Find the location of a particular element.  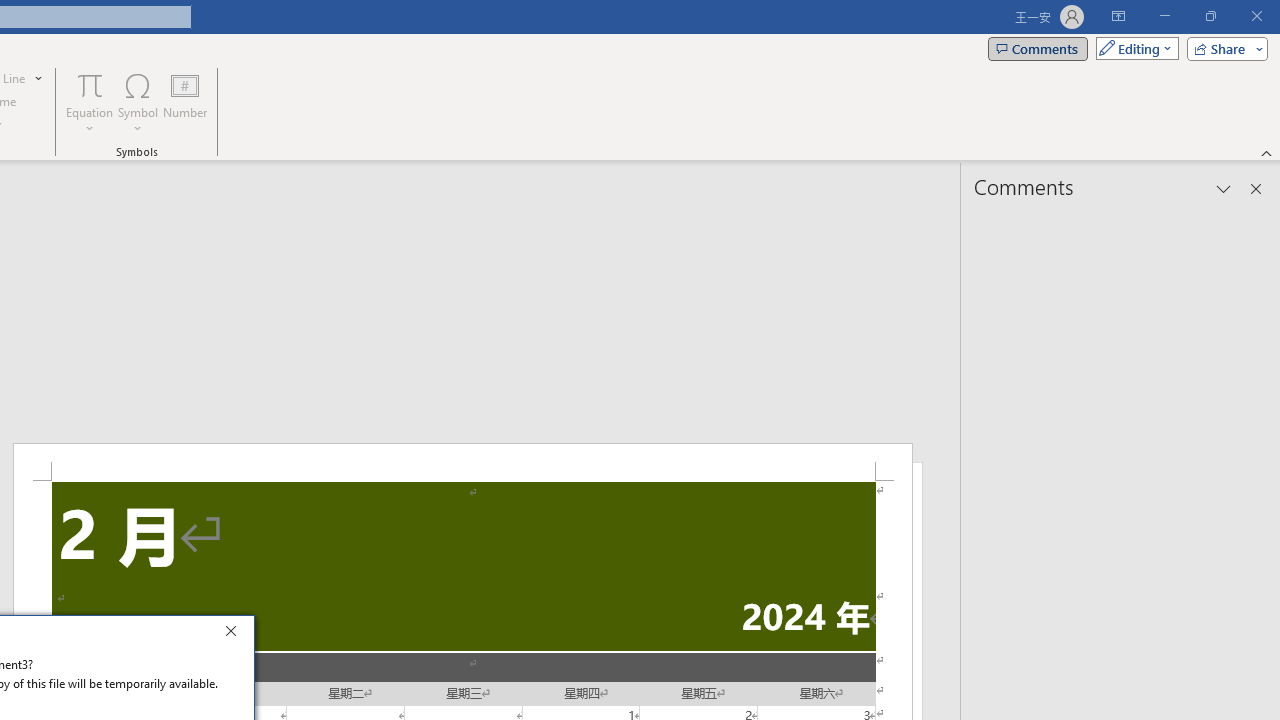

'Equation' is located at coordinates (89, 84).